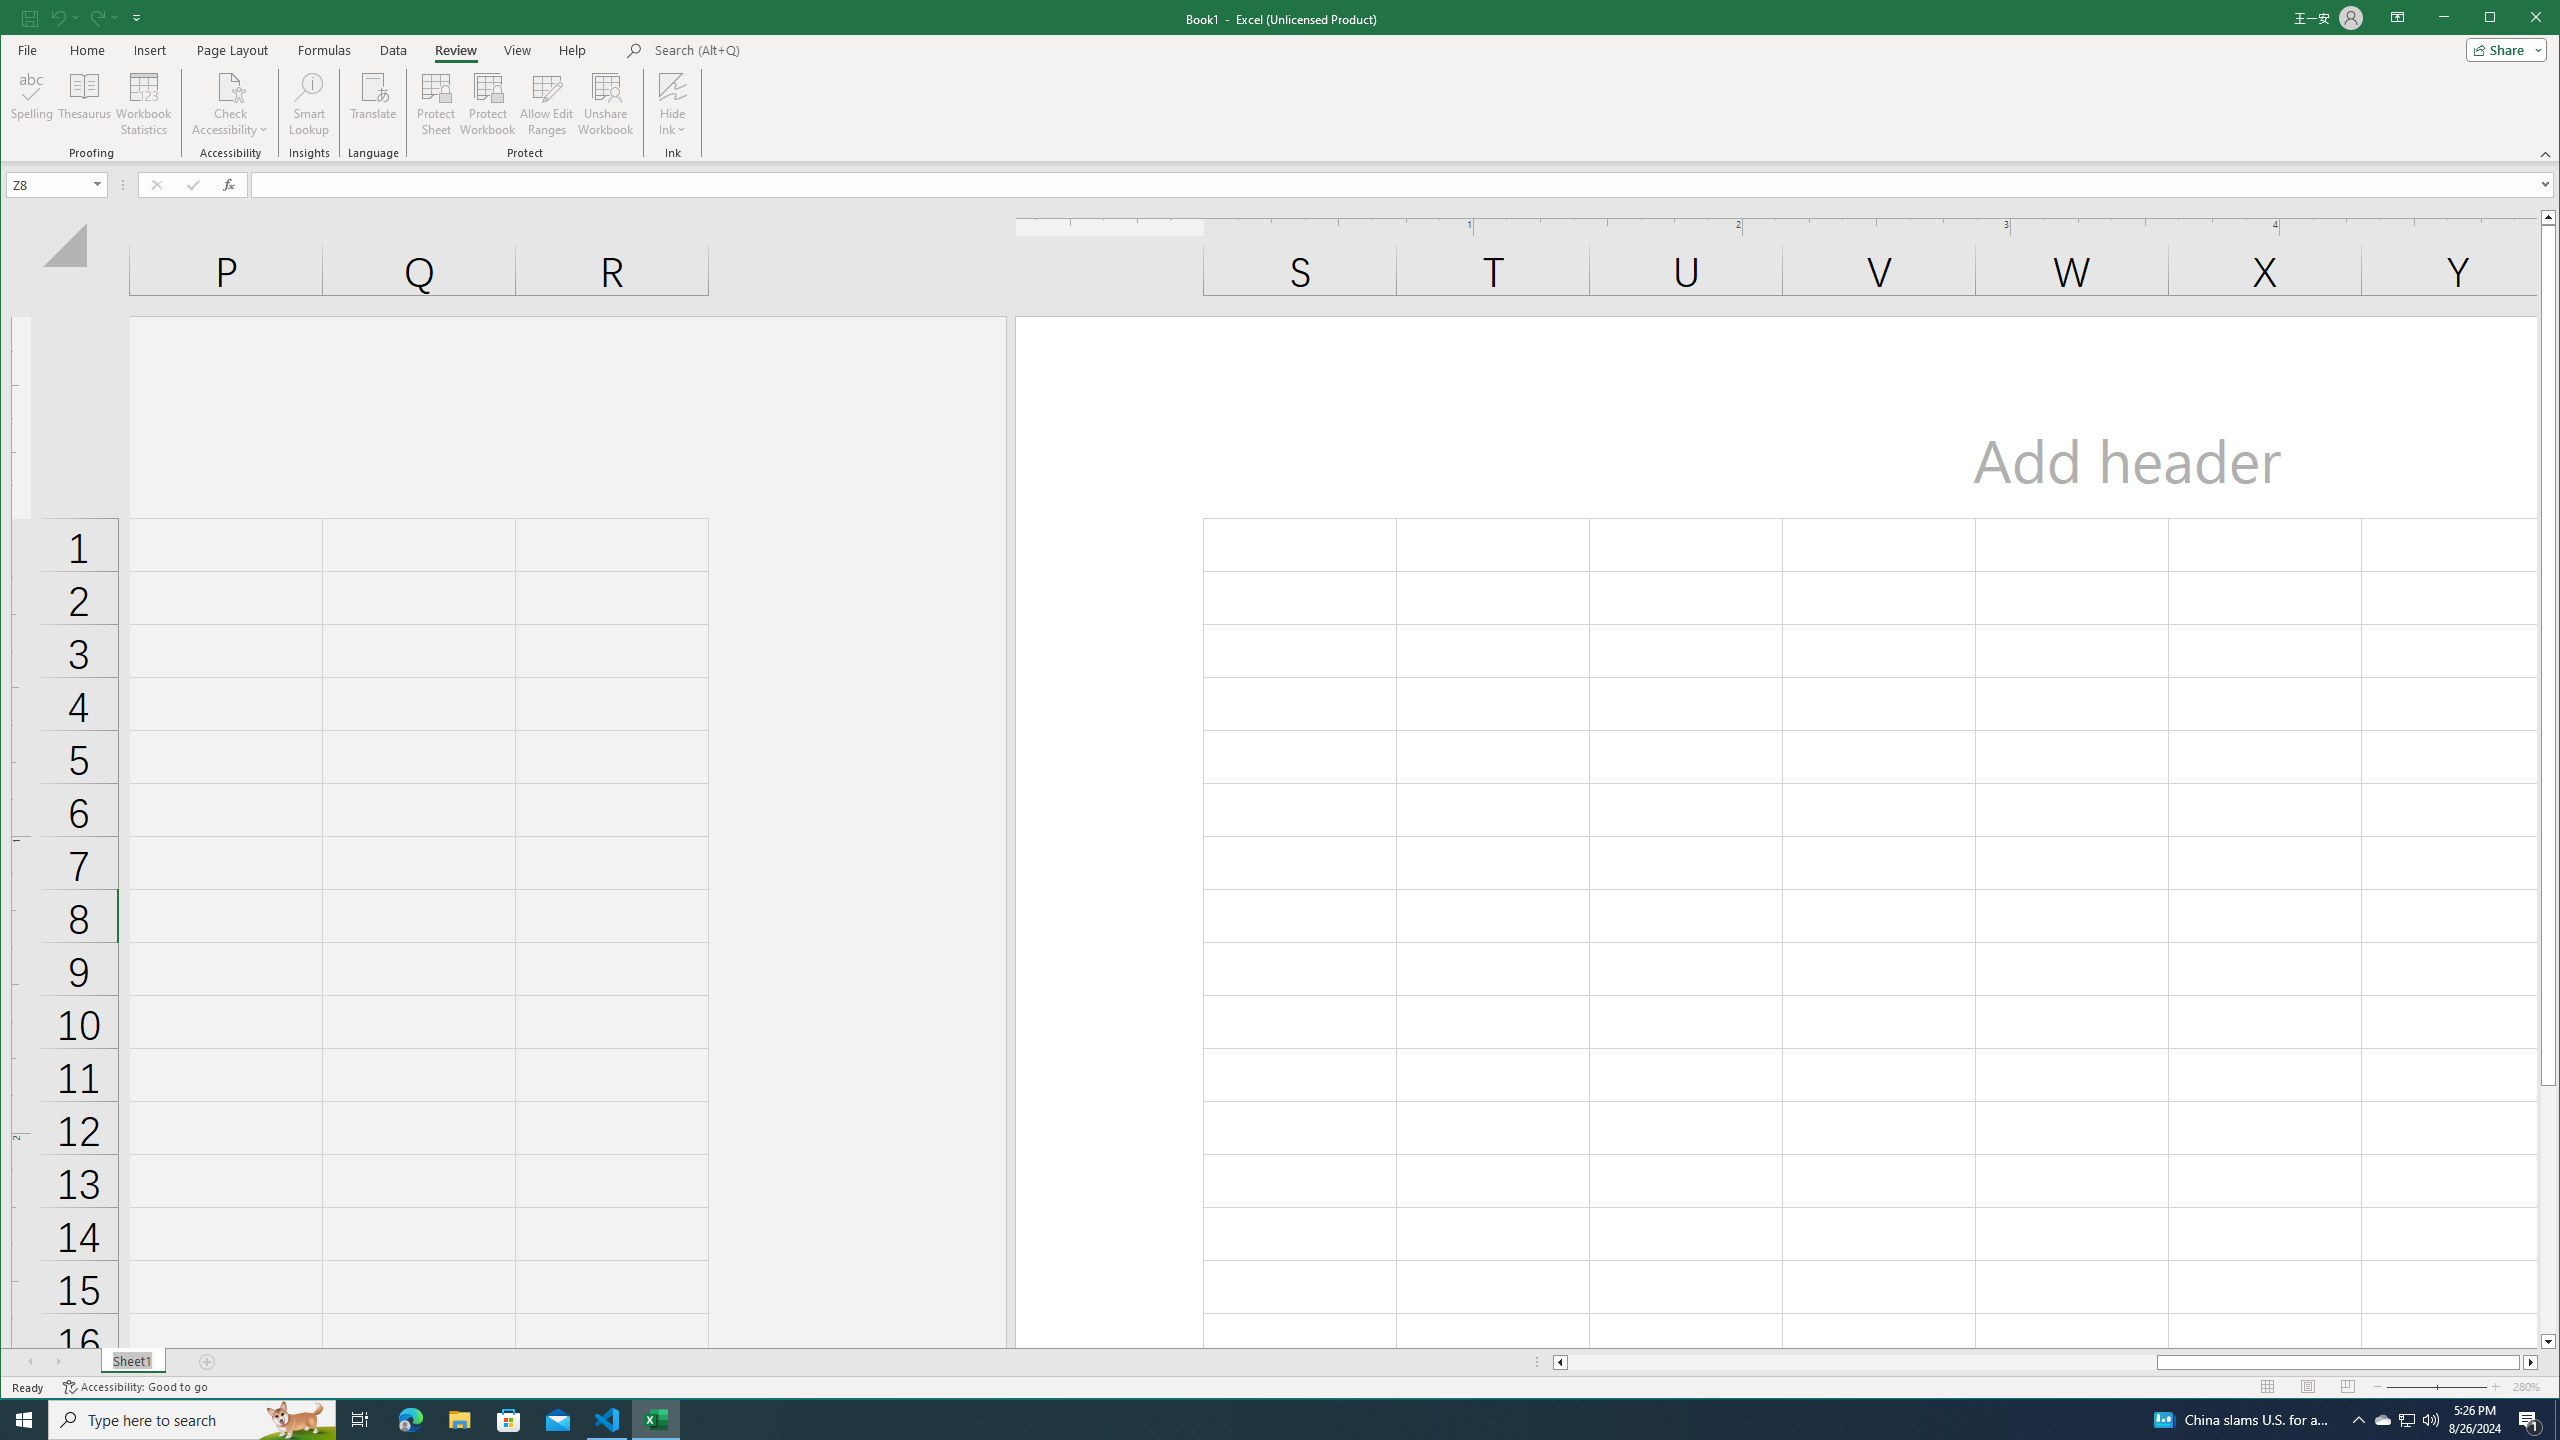  What do you see at coordinates (2359, 1418) in the screenshot?
I see `'Notification Chevron'` at bounding box center [2359, 1418].